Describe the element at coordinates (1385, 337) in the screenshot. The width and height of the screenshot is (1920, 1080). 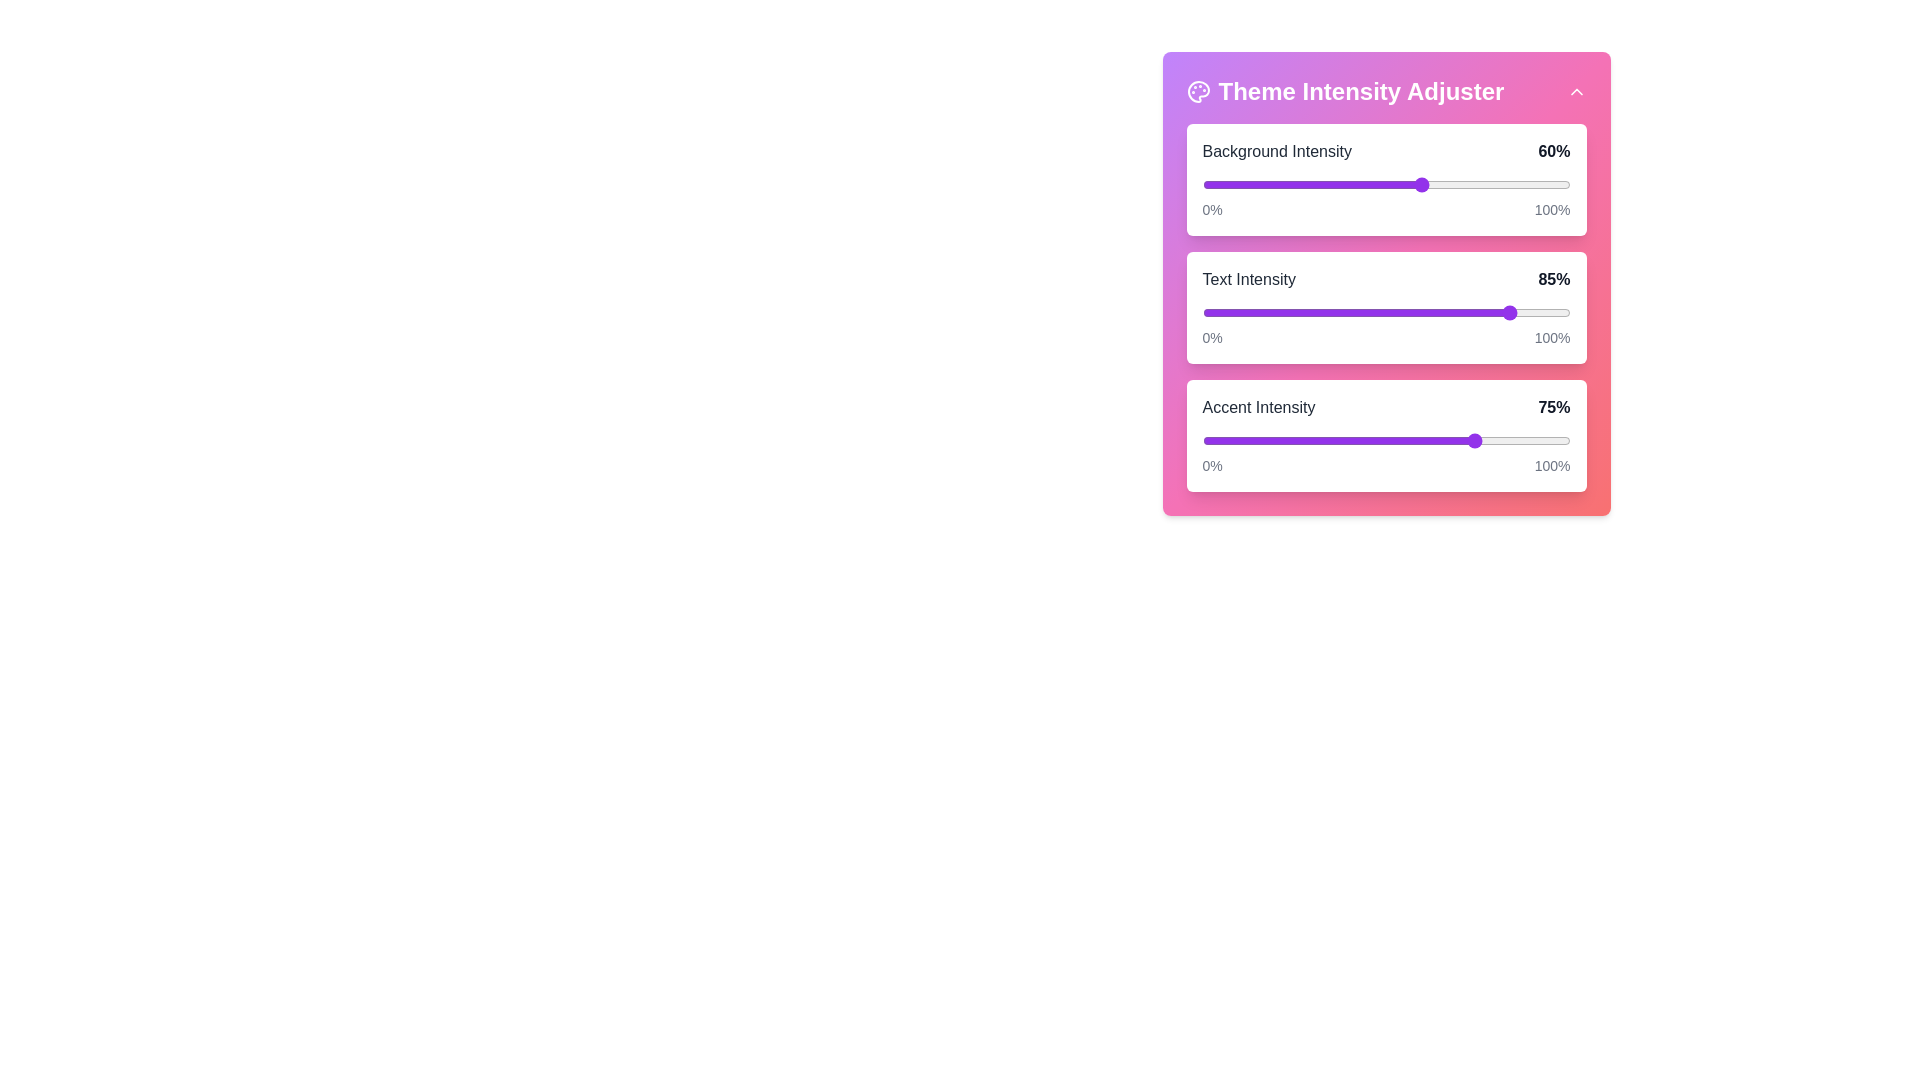
I see `the '0%' label indicating the minimum value of the 'Text Intensity' slider` at that location.